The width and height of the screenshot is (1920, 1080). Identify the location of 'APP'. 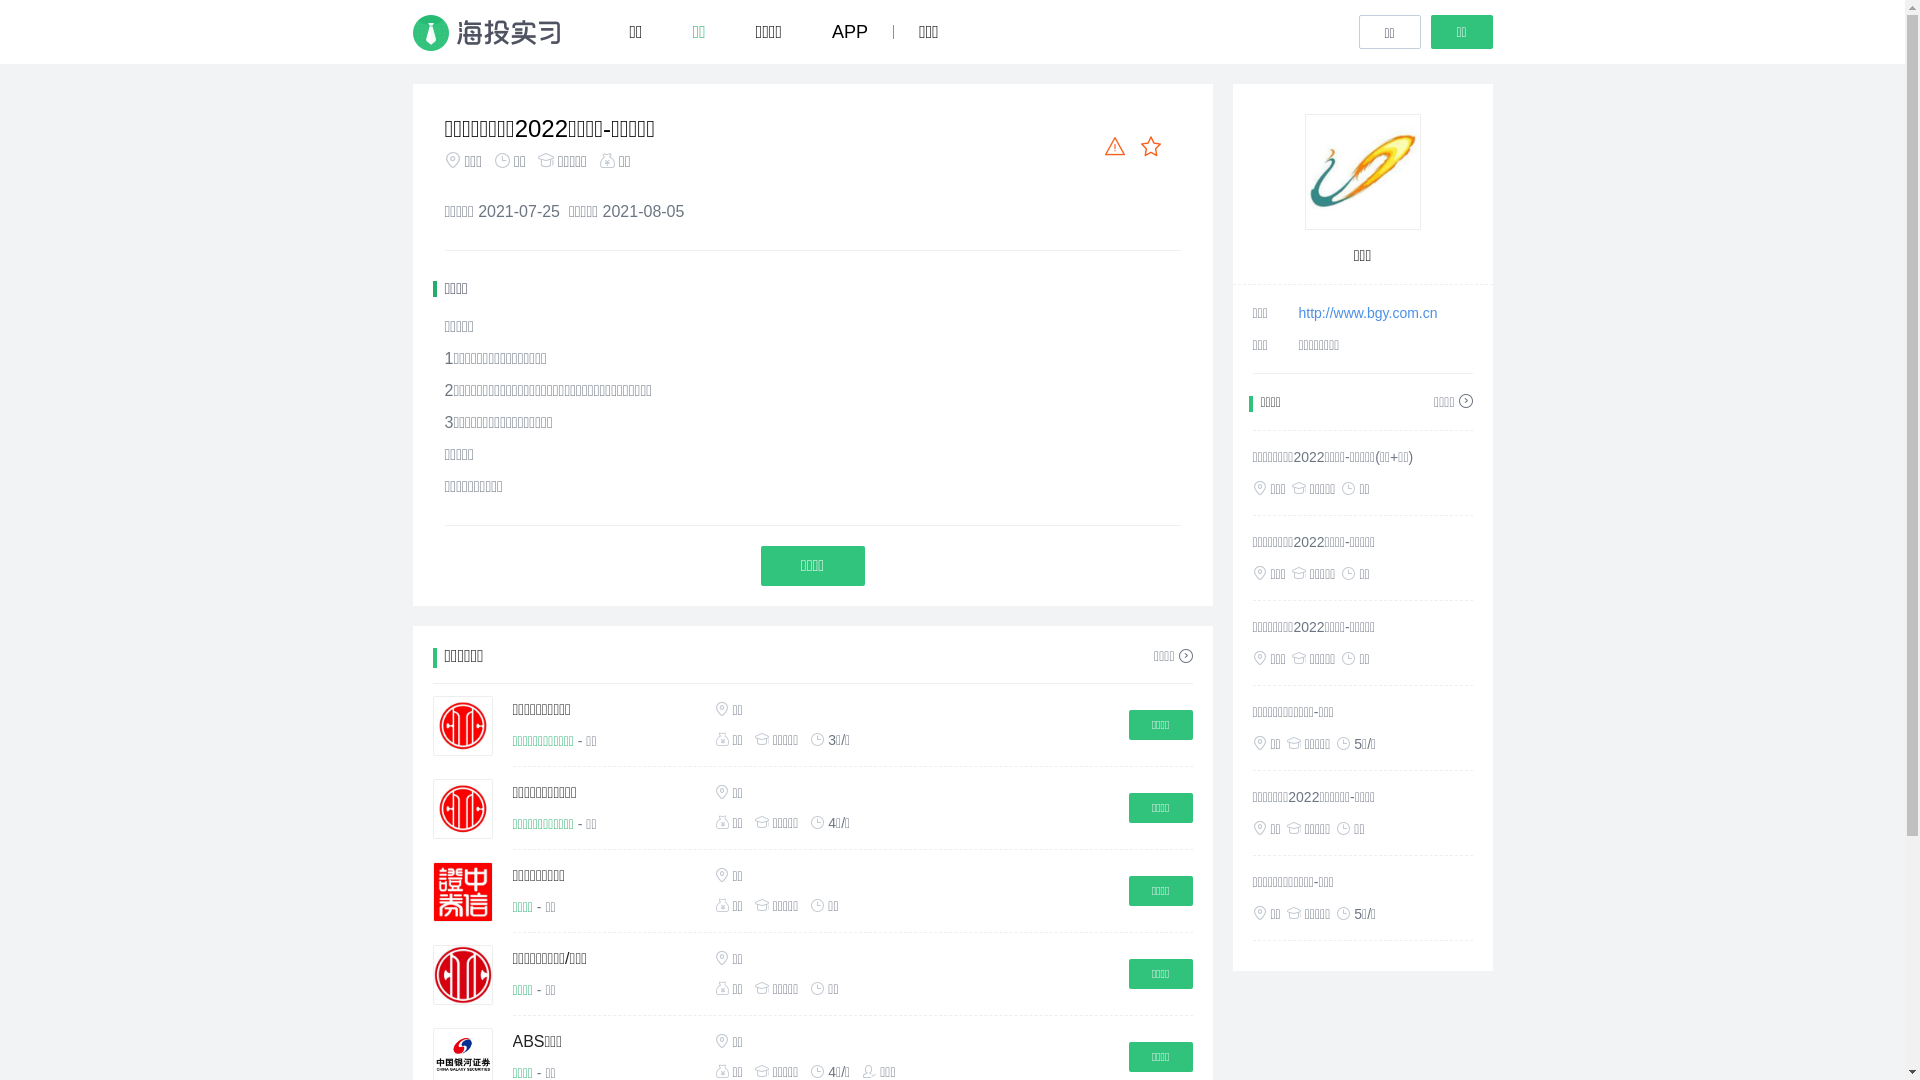
(862, 31).